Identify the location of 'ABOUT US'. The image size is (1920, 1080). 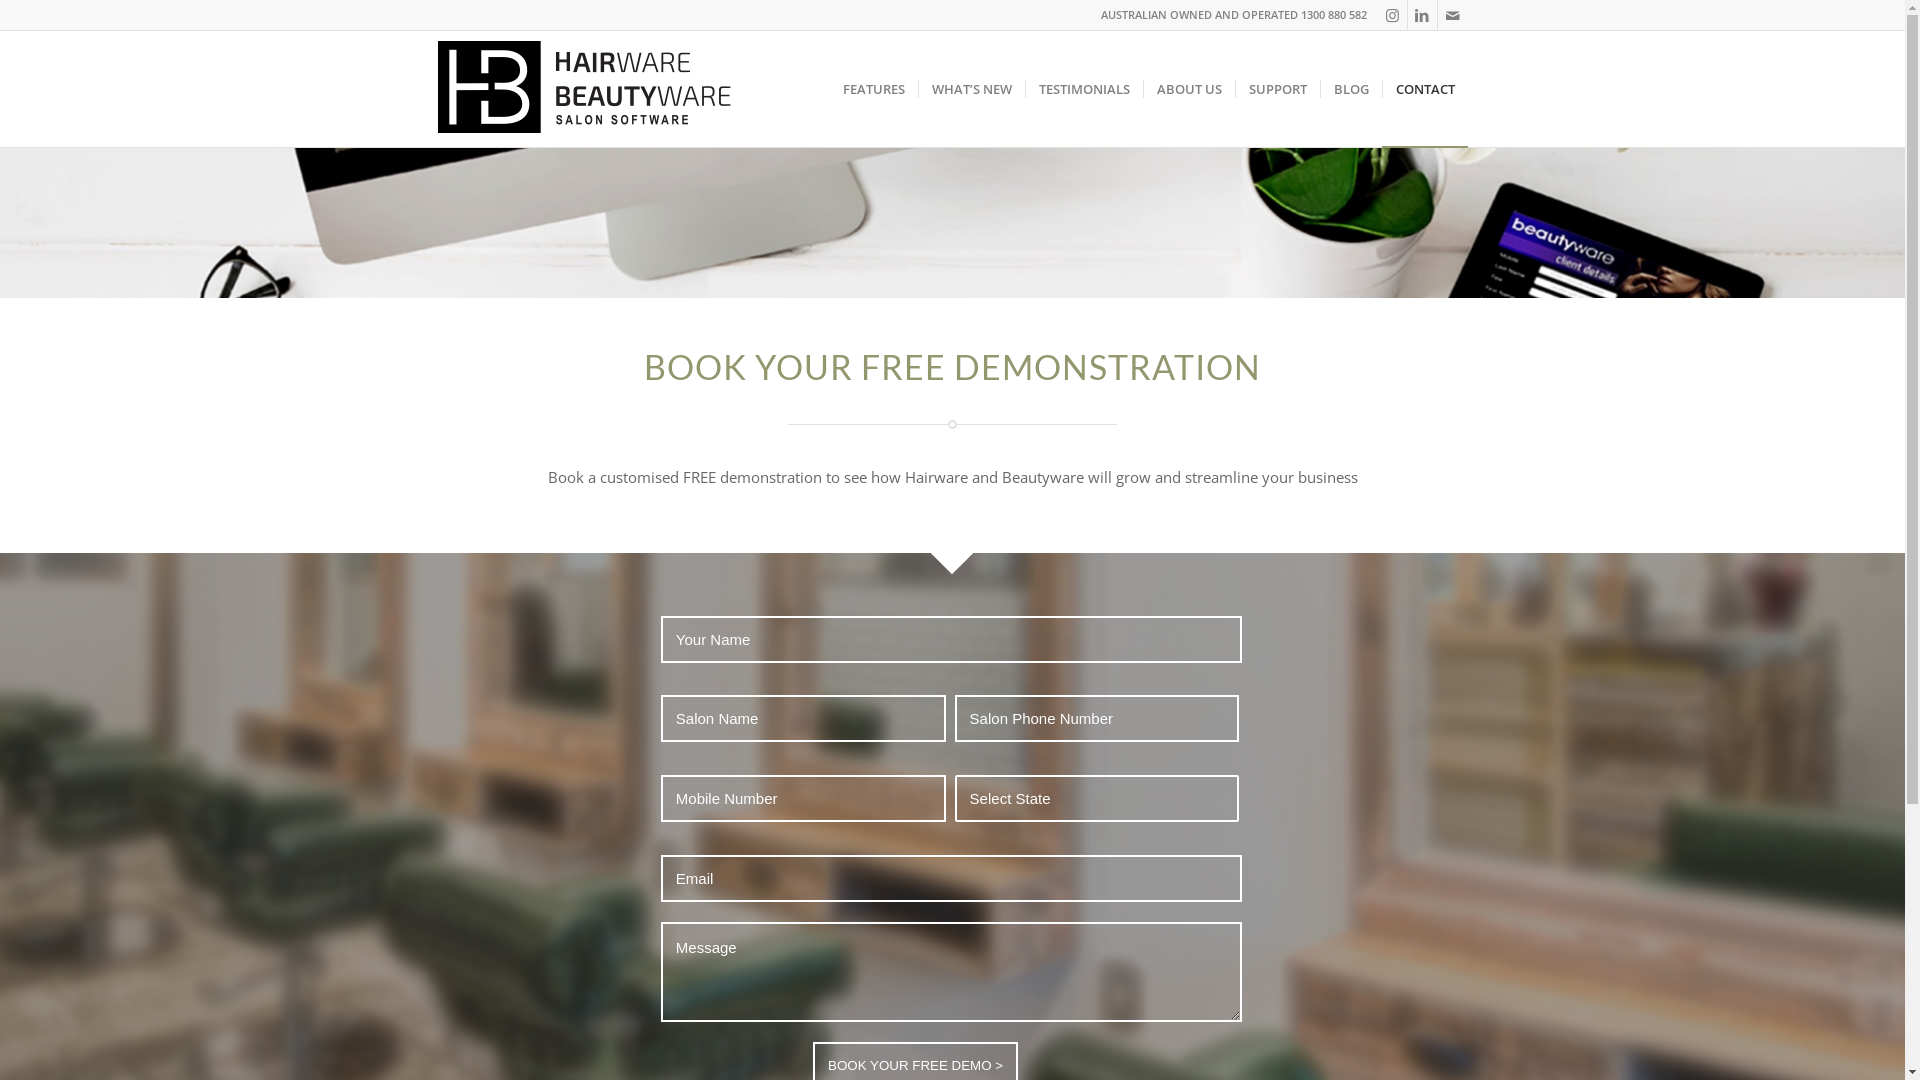
(1188, 87).